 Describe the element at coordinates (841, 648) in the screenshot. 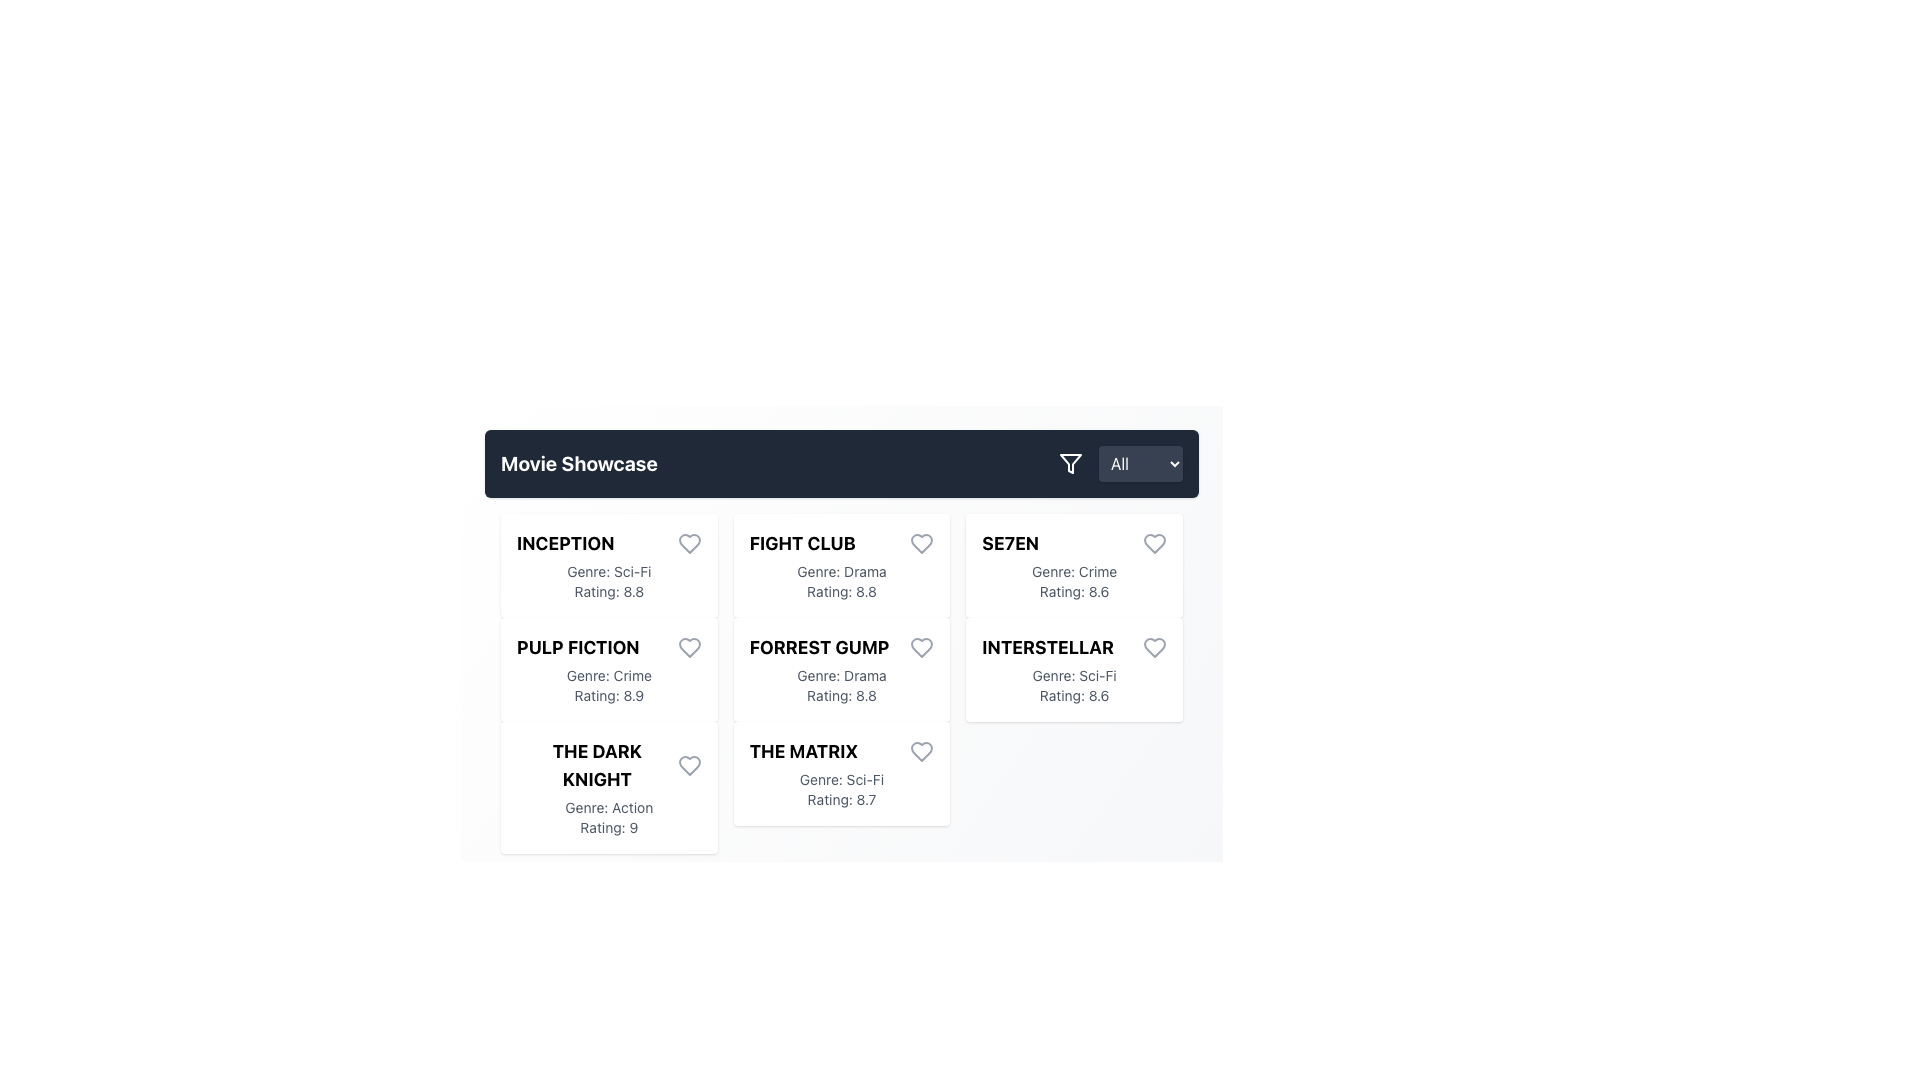

I see `the non-interactive label displaying the title 'Forrest Gump' located at the top of its information card in the second row, center column` at that location.